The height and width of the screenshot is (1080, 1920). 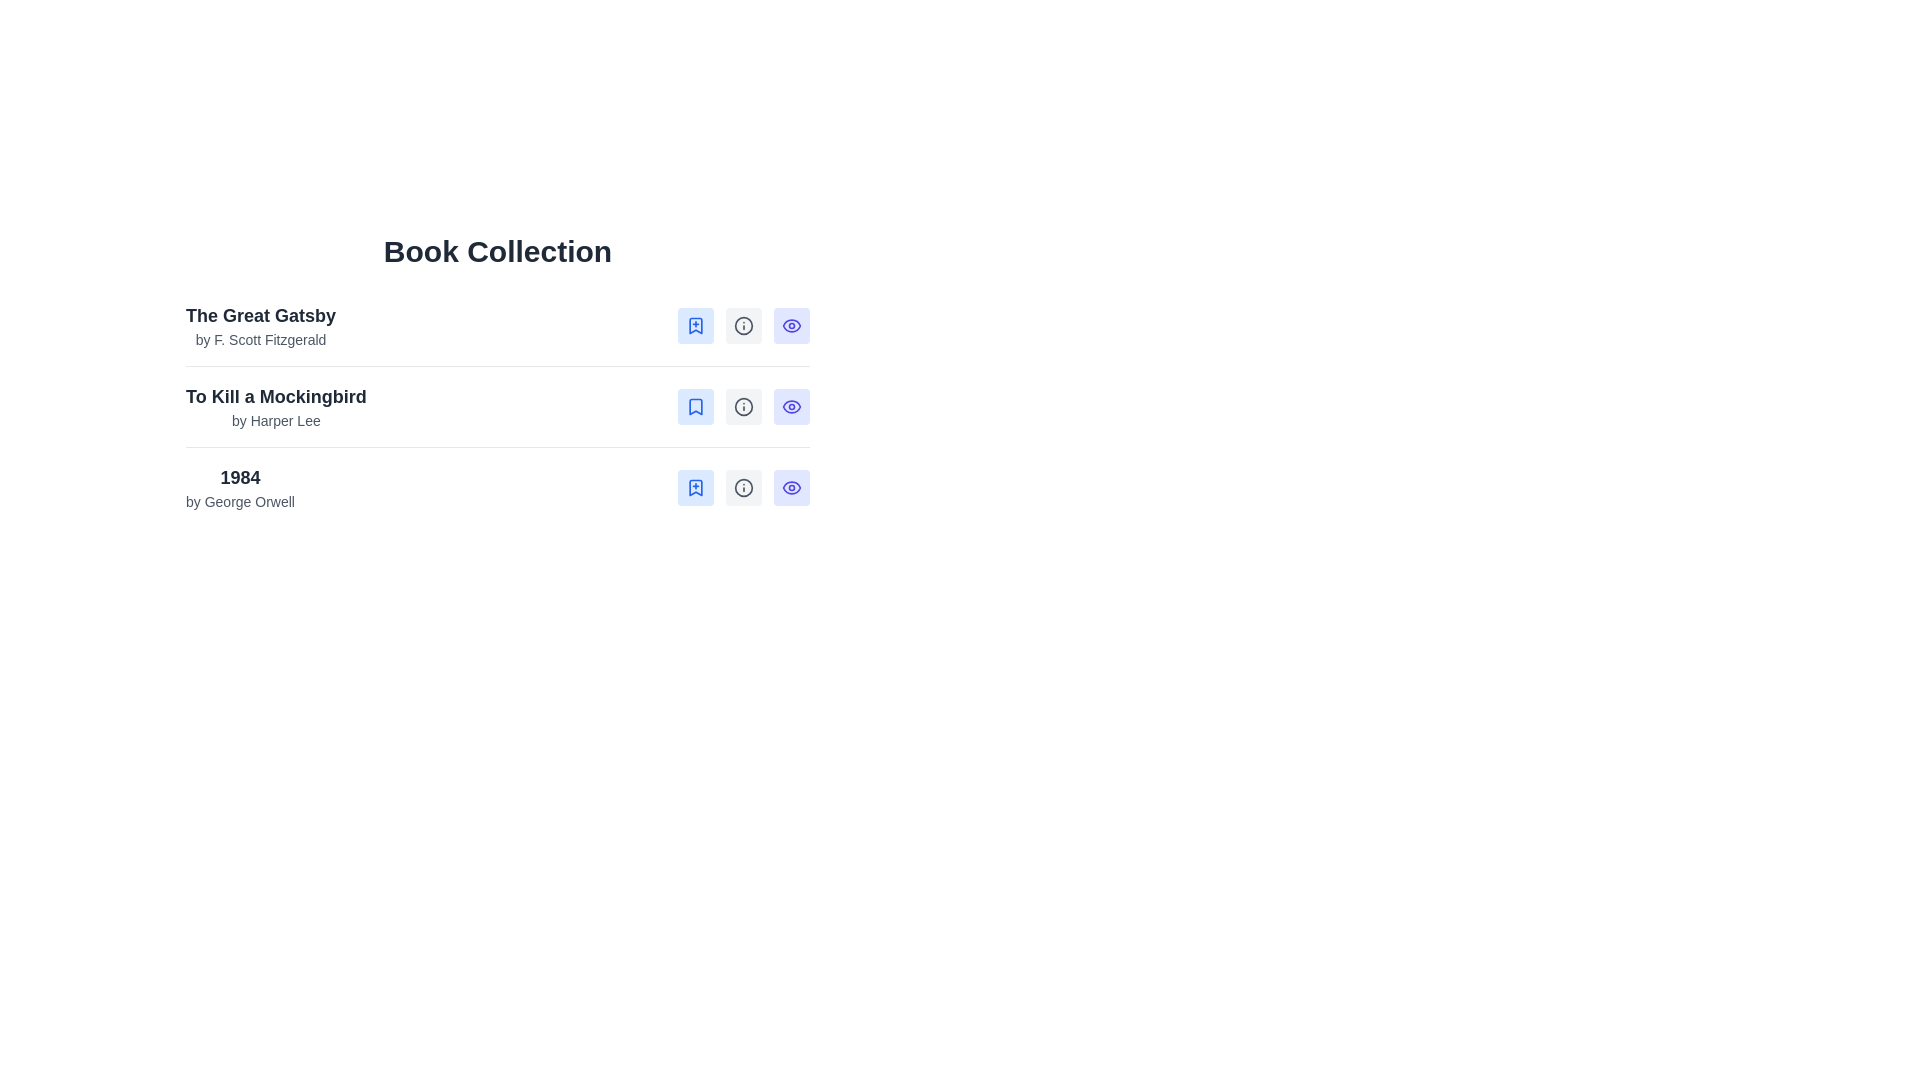 What do you see at coordinates (696, 406) in the screenshot?
I see `the bookmark icon for the book 'To Kill a Mockingbird'` at bounding box center [696, 406].